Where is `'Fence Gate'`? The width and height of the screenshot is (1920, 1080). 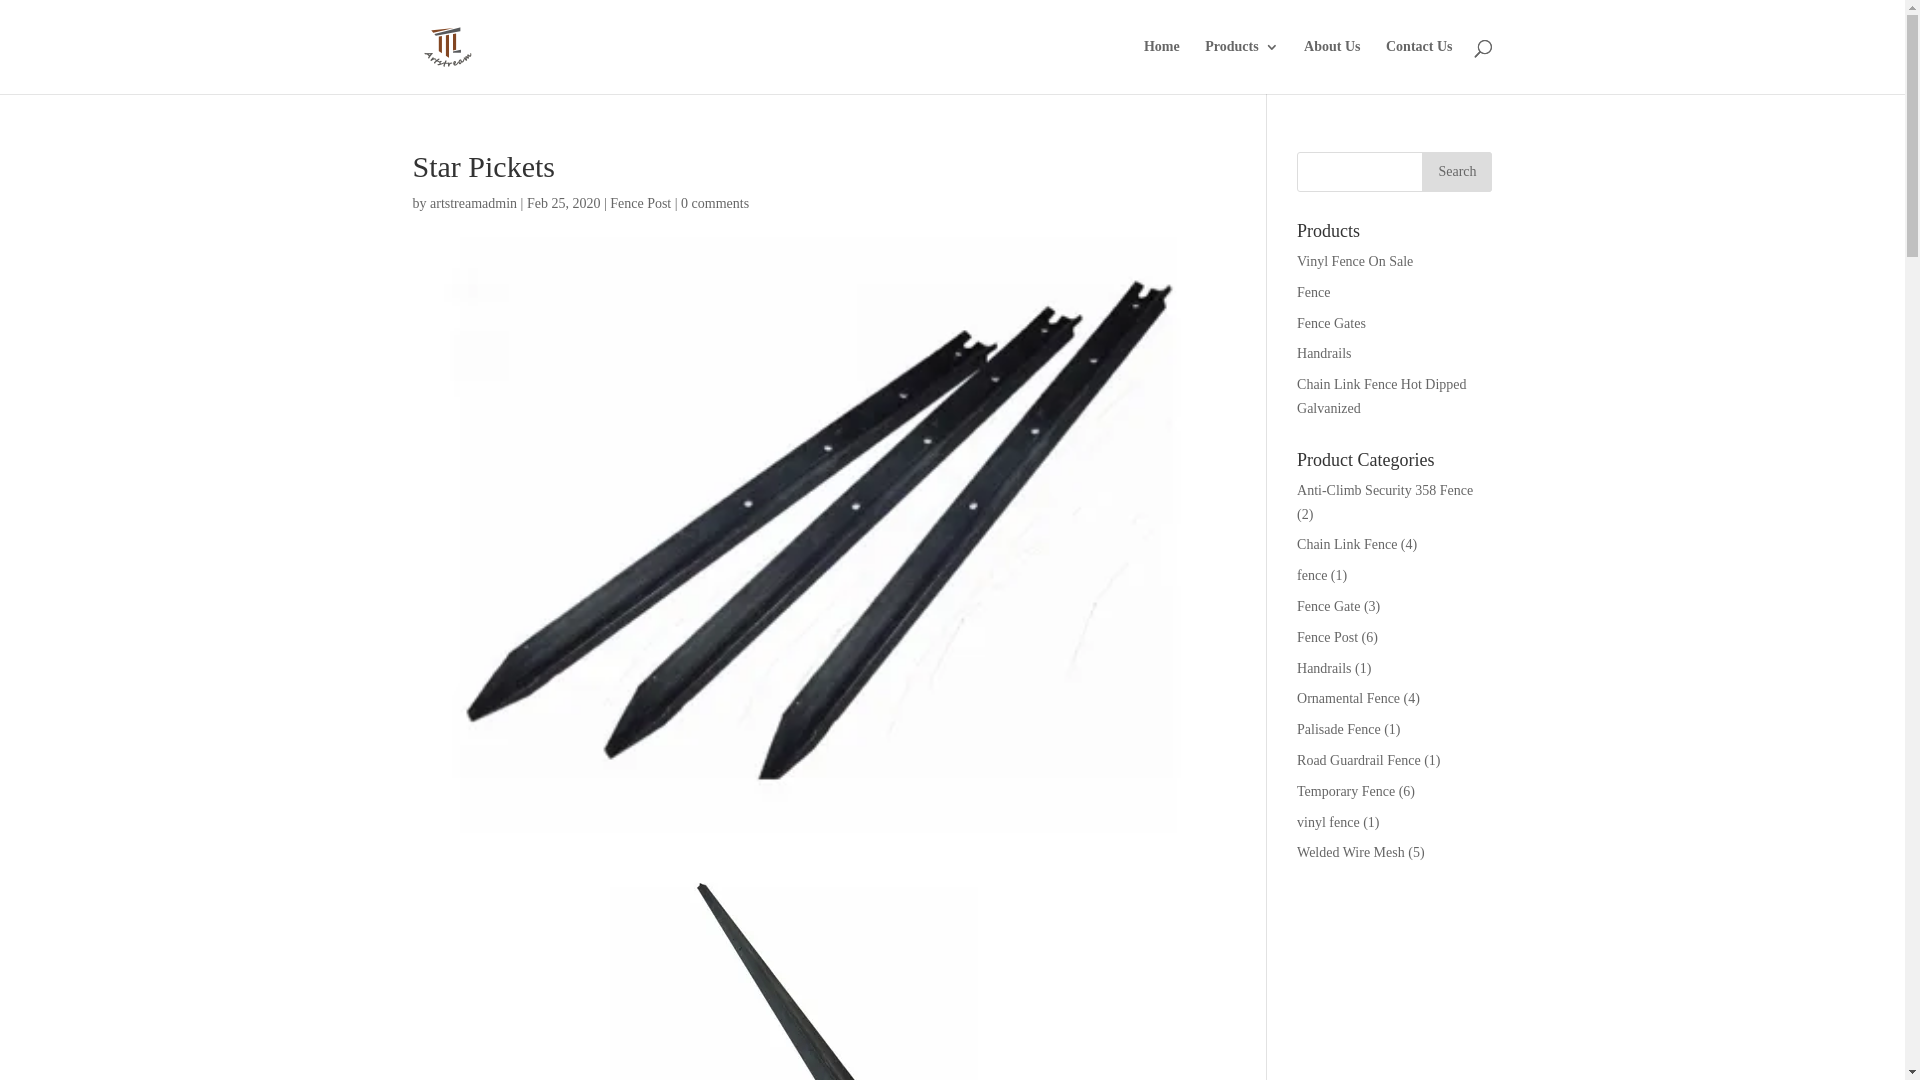
'Fence Gate' is located at coordinates (1296, 605).